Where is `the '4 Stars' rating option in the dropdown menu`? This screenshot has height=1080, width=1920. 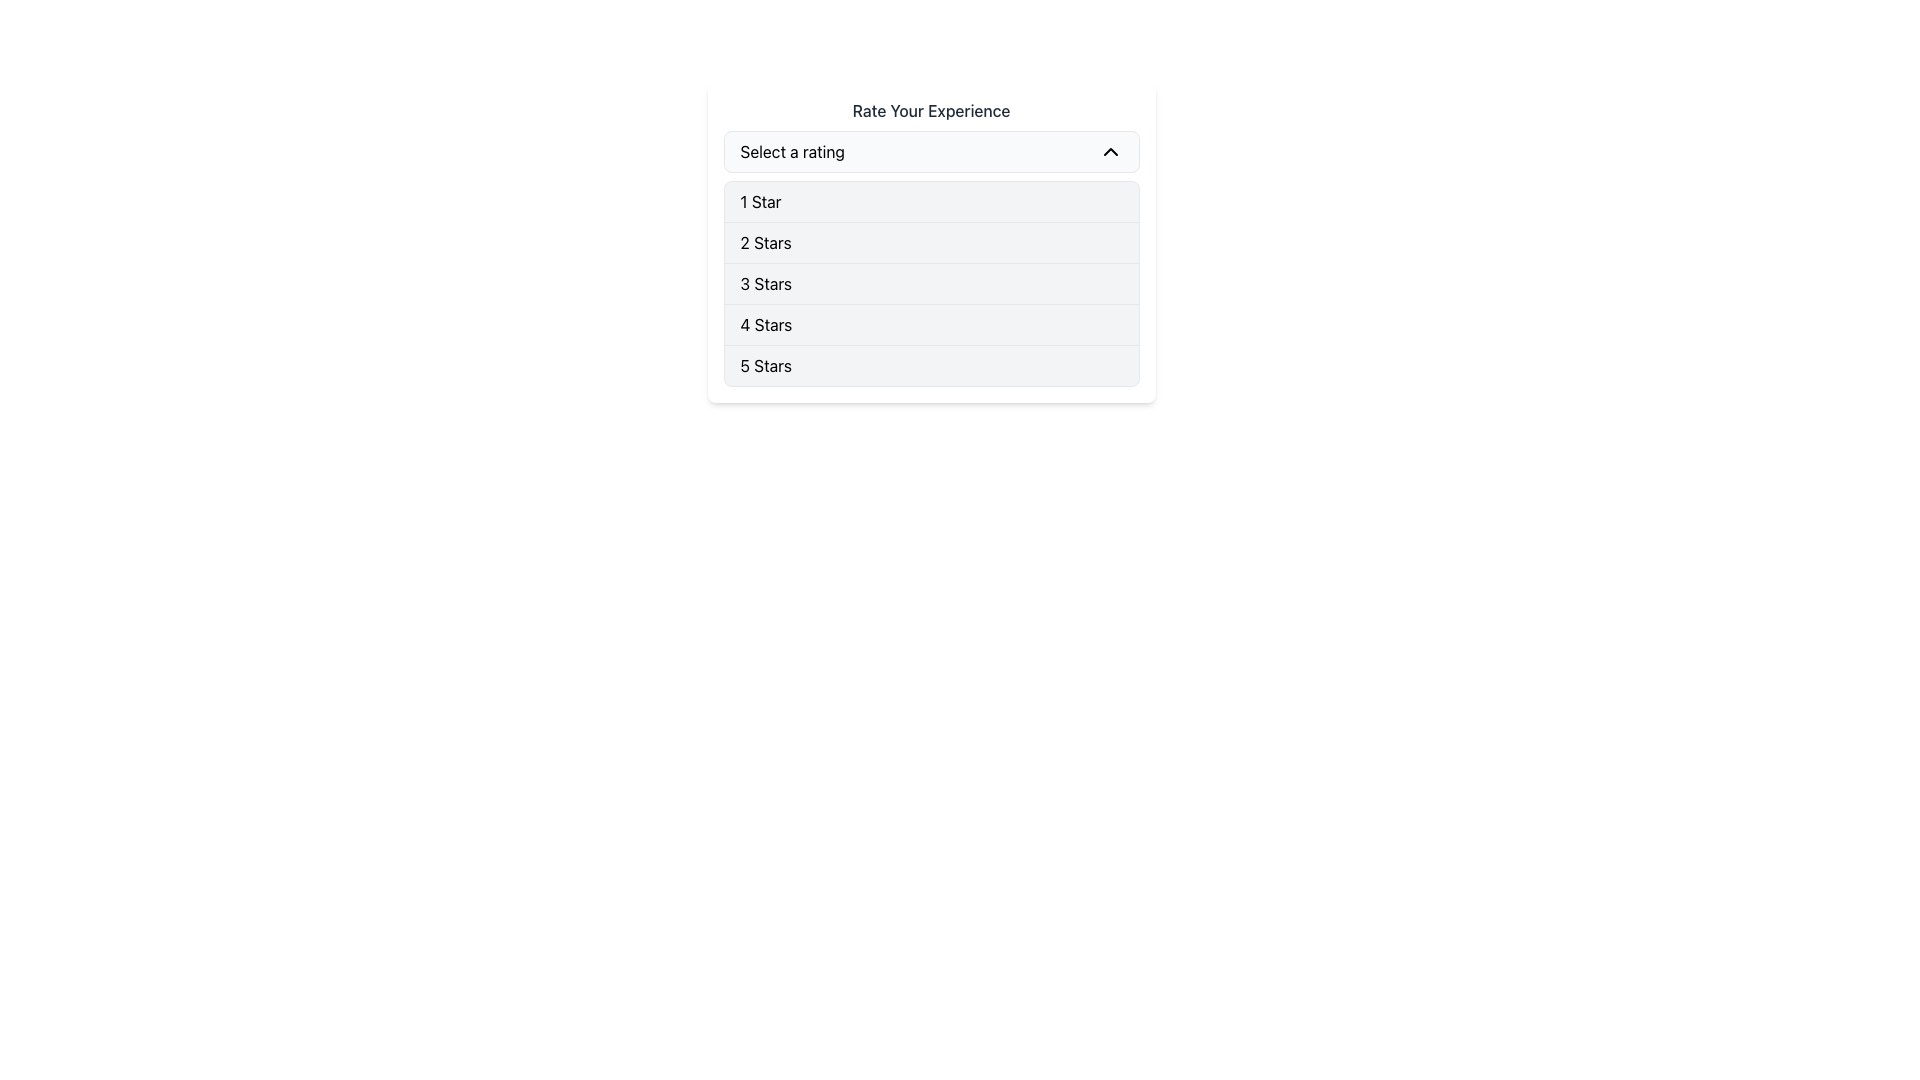 the '4 Stars' rating option in the dropdown menu is located at coordinates (930, 323).